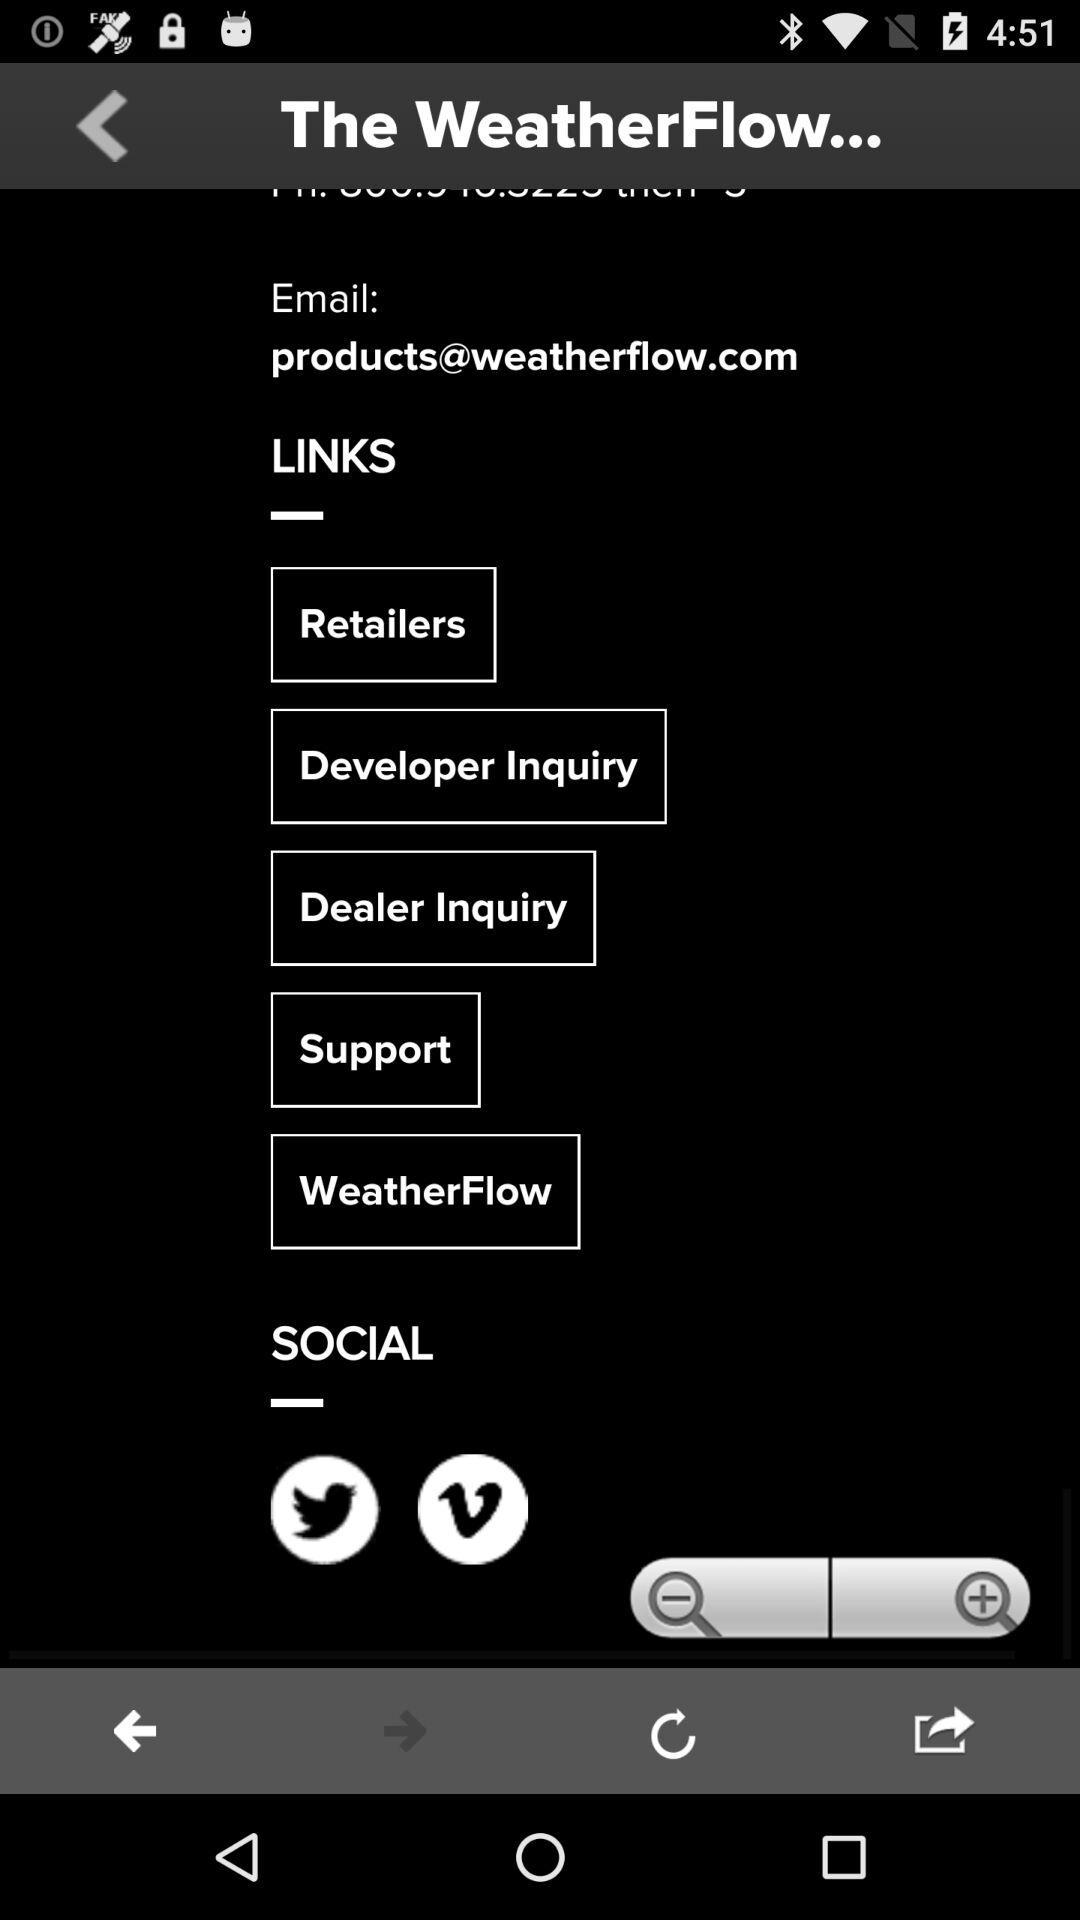 This screenshot has height=1920, width=1080. What do you see at coordinates (135, 1730) in the screenshot?
I see `back` at bounding box center [135, 1730].